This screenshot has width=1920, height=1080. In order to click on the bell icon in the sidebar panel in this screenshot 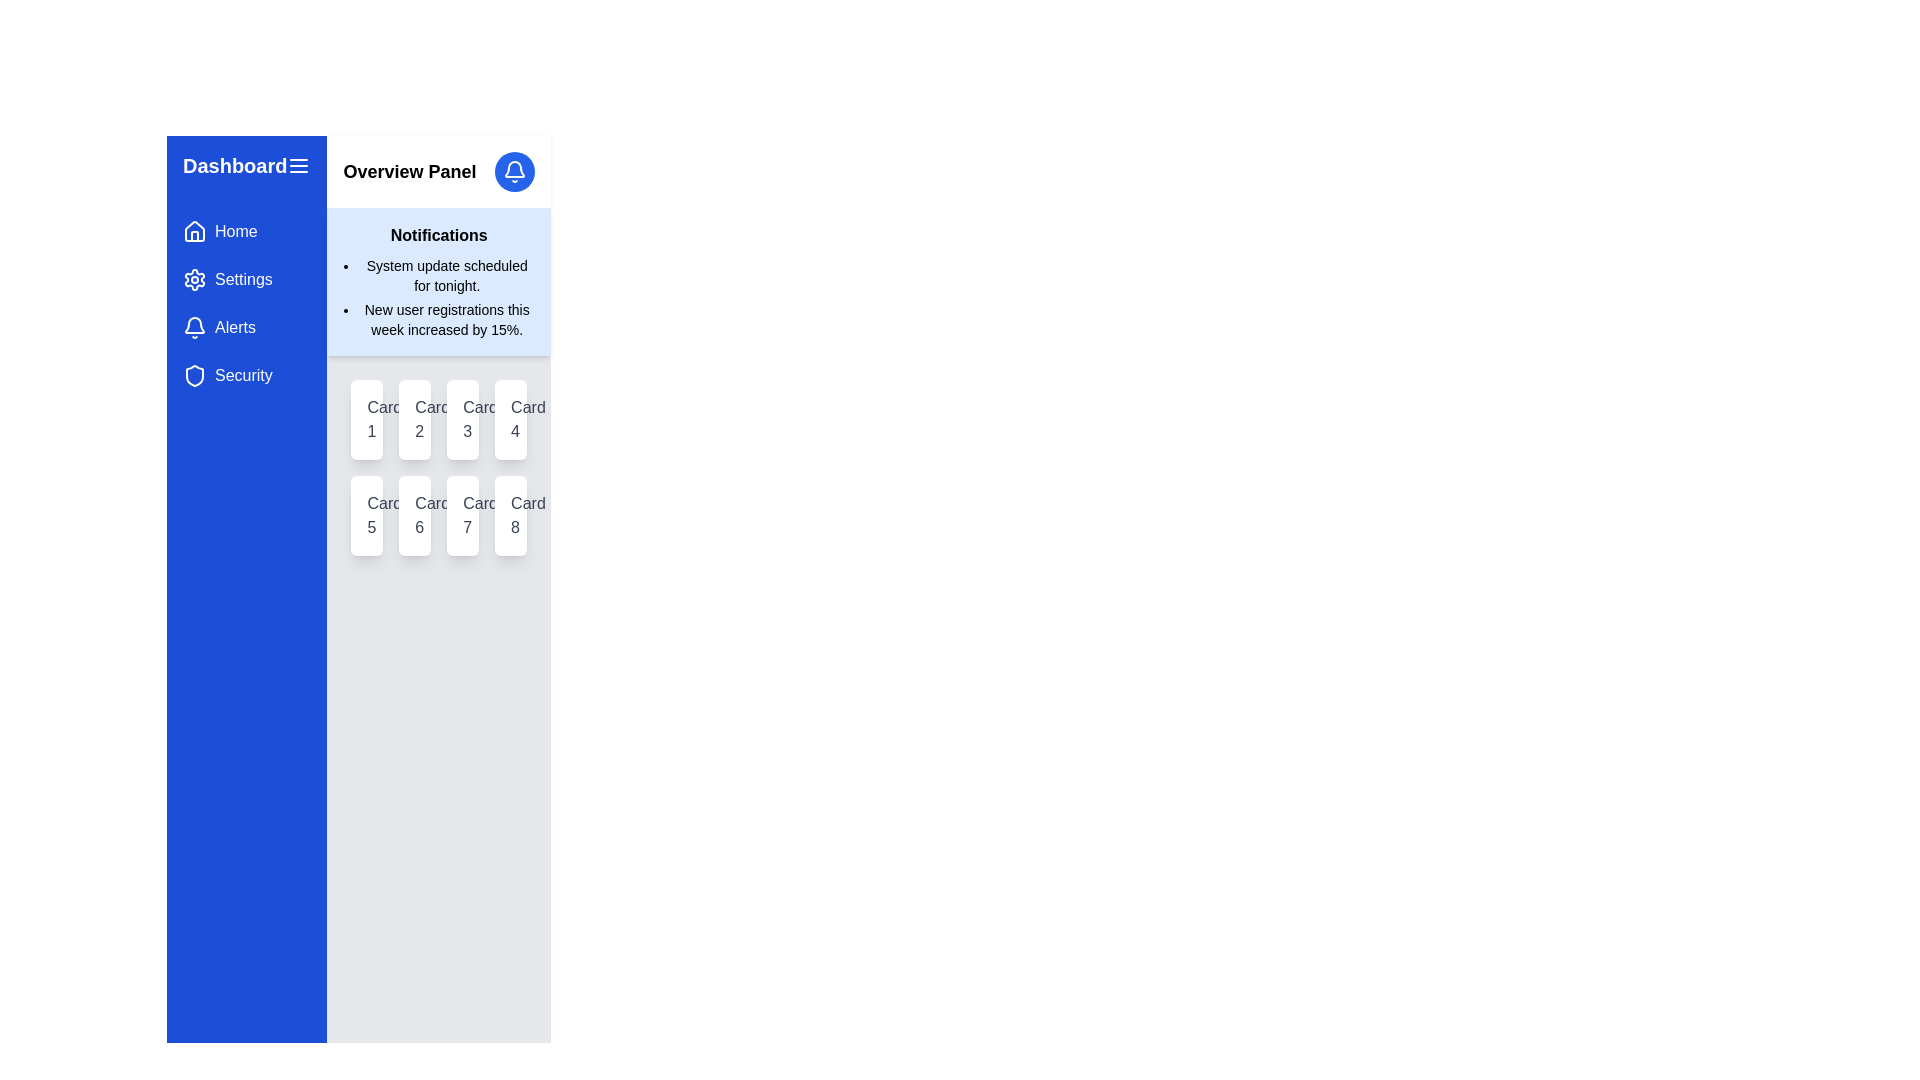, I will do `click(195, 326)`.